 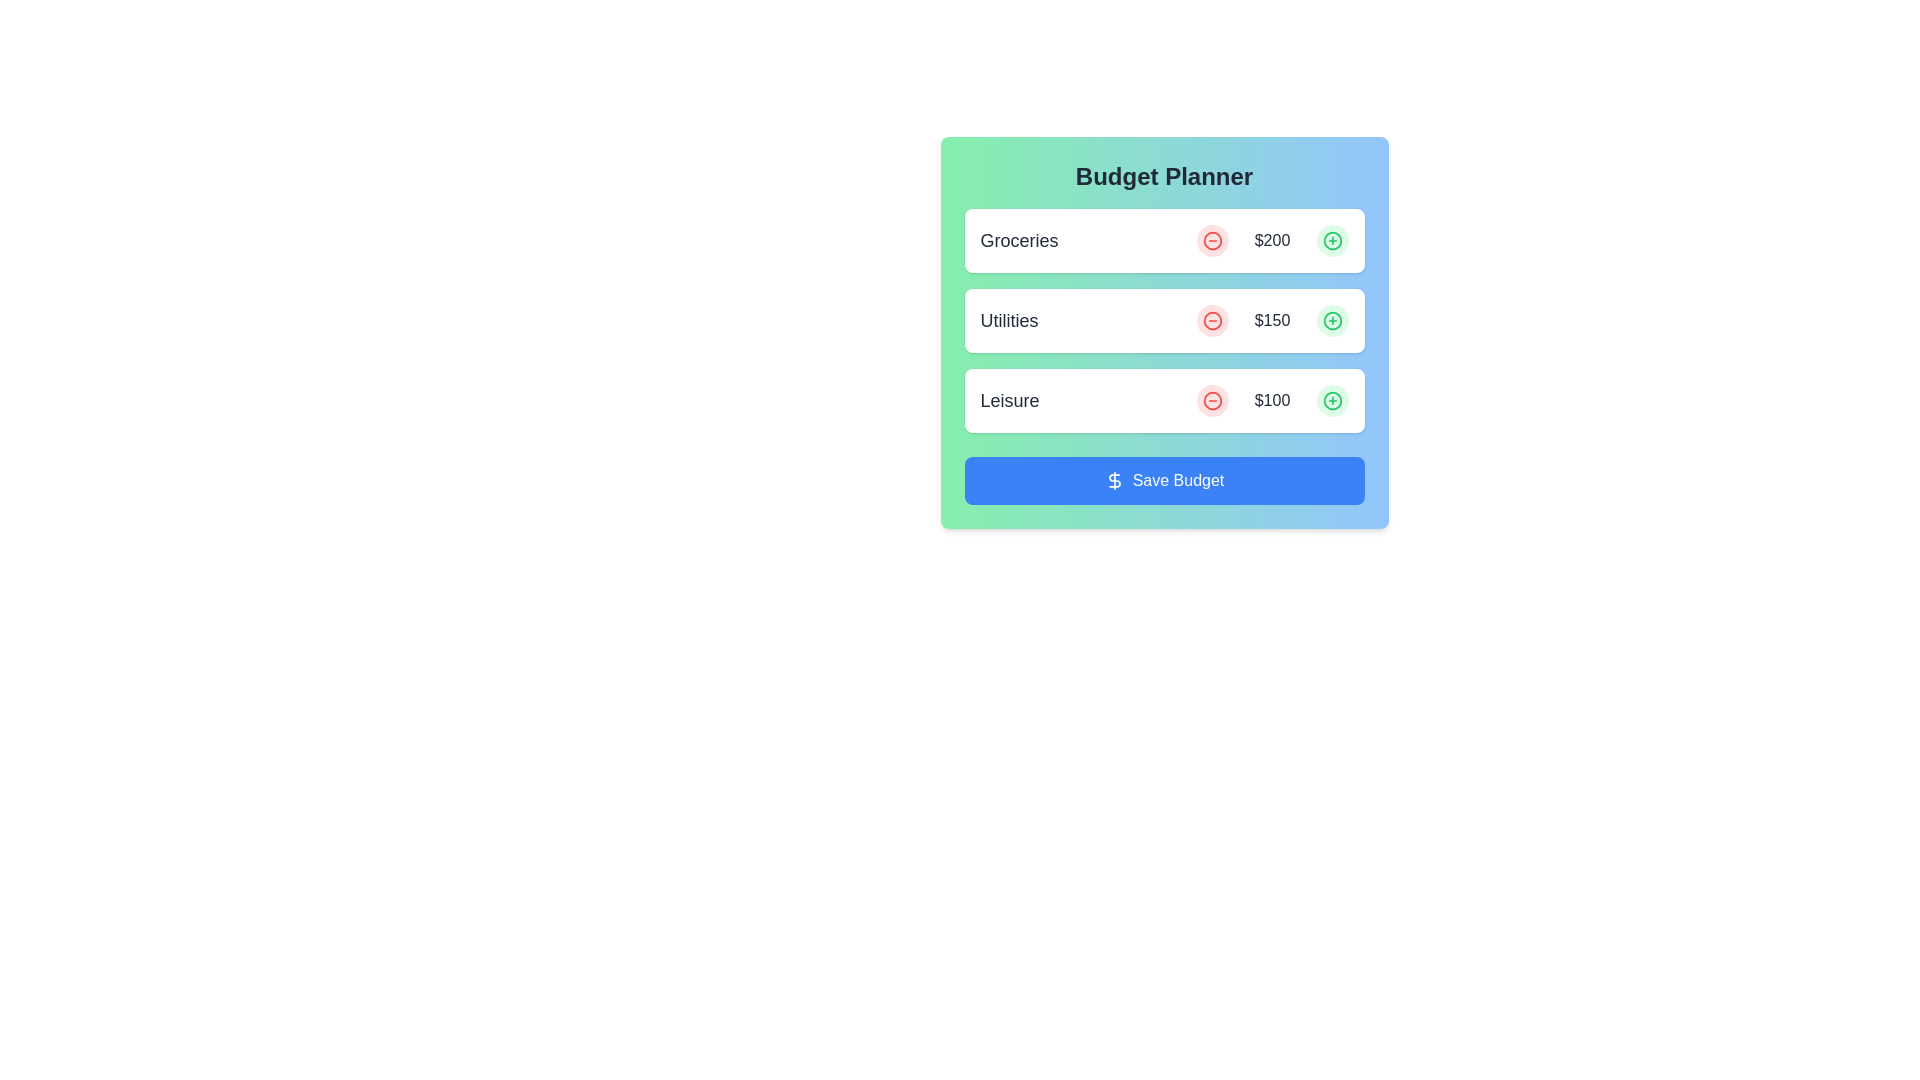 What do you see at coordinates (1211, 401) in the screenshot?
I see `the circular button with a red border and minus icon, located in the 'Leisure' row, to the left of the '$100' label` at bounding box center [1211, 401].